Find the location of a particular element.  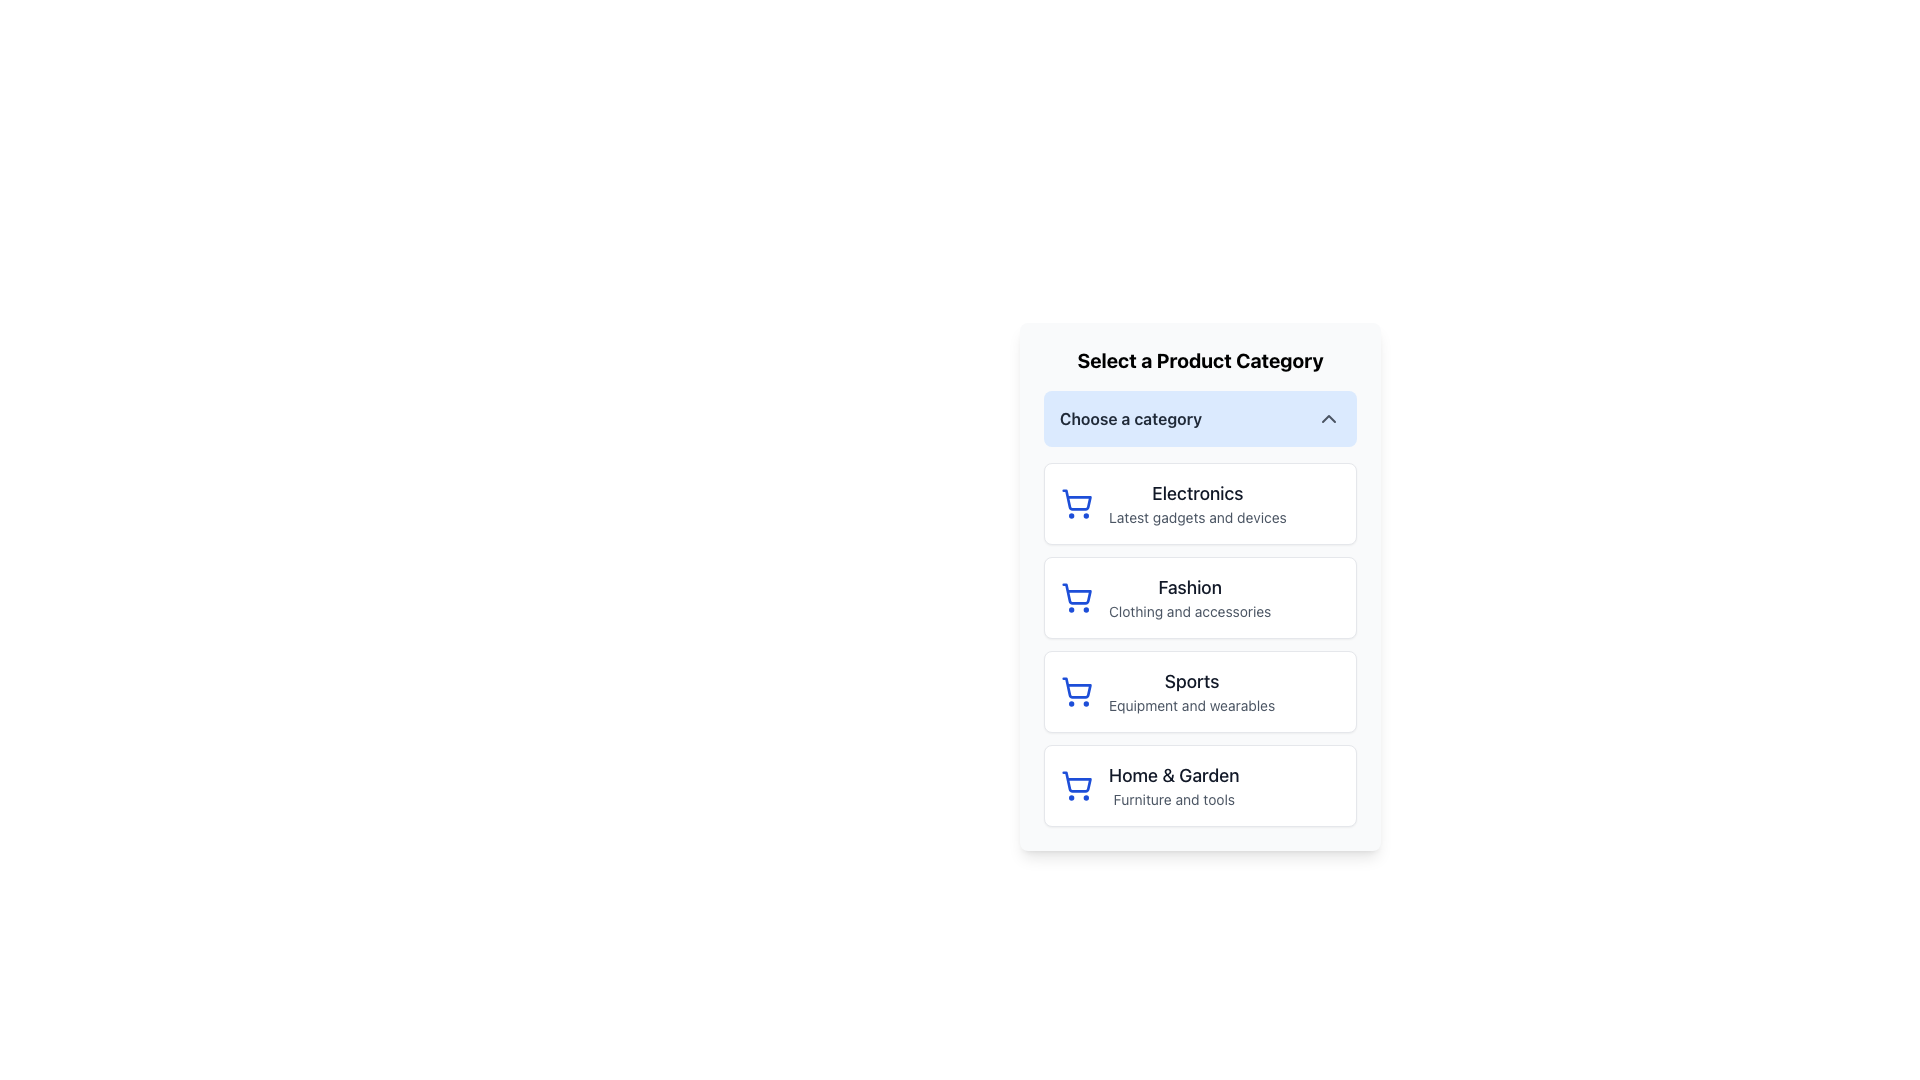

the blue lines of the shopping cart icon that signifies adding items to the cart, located to the left of the 'Home & Garden' text is located at coordinates (1076, 781).